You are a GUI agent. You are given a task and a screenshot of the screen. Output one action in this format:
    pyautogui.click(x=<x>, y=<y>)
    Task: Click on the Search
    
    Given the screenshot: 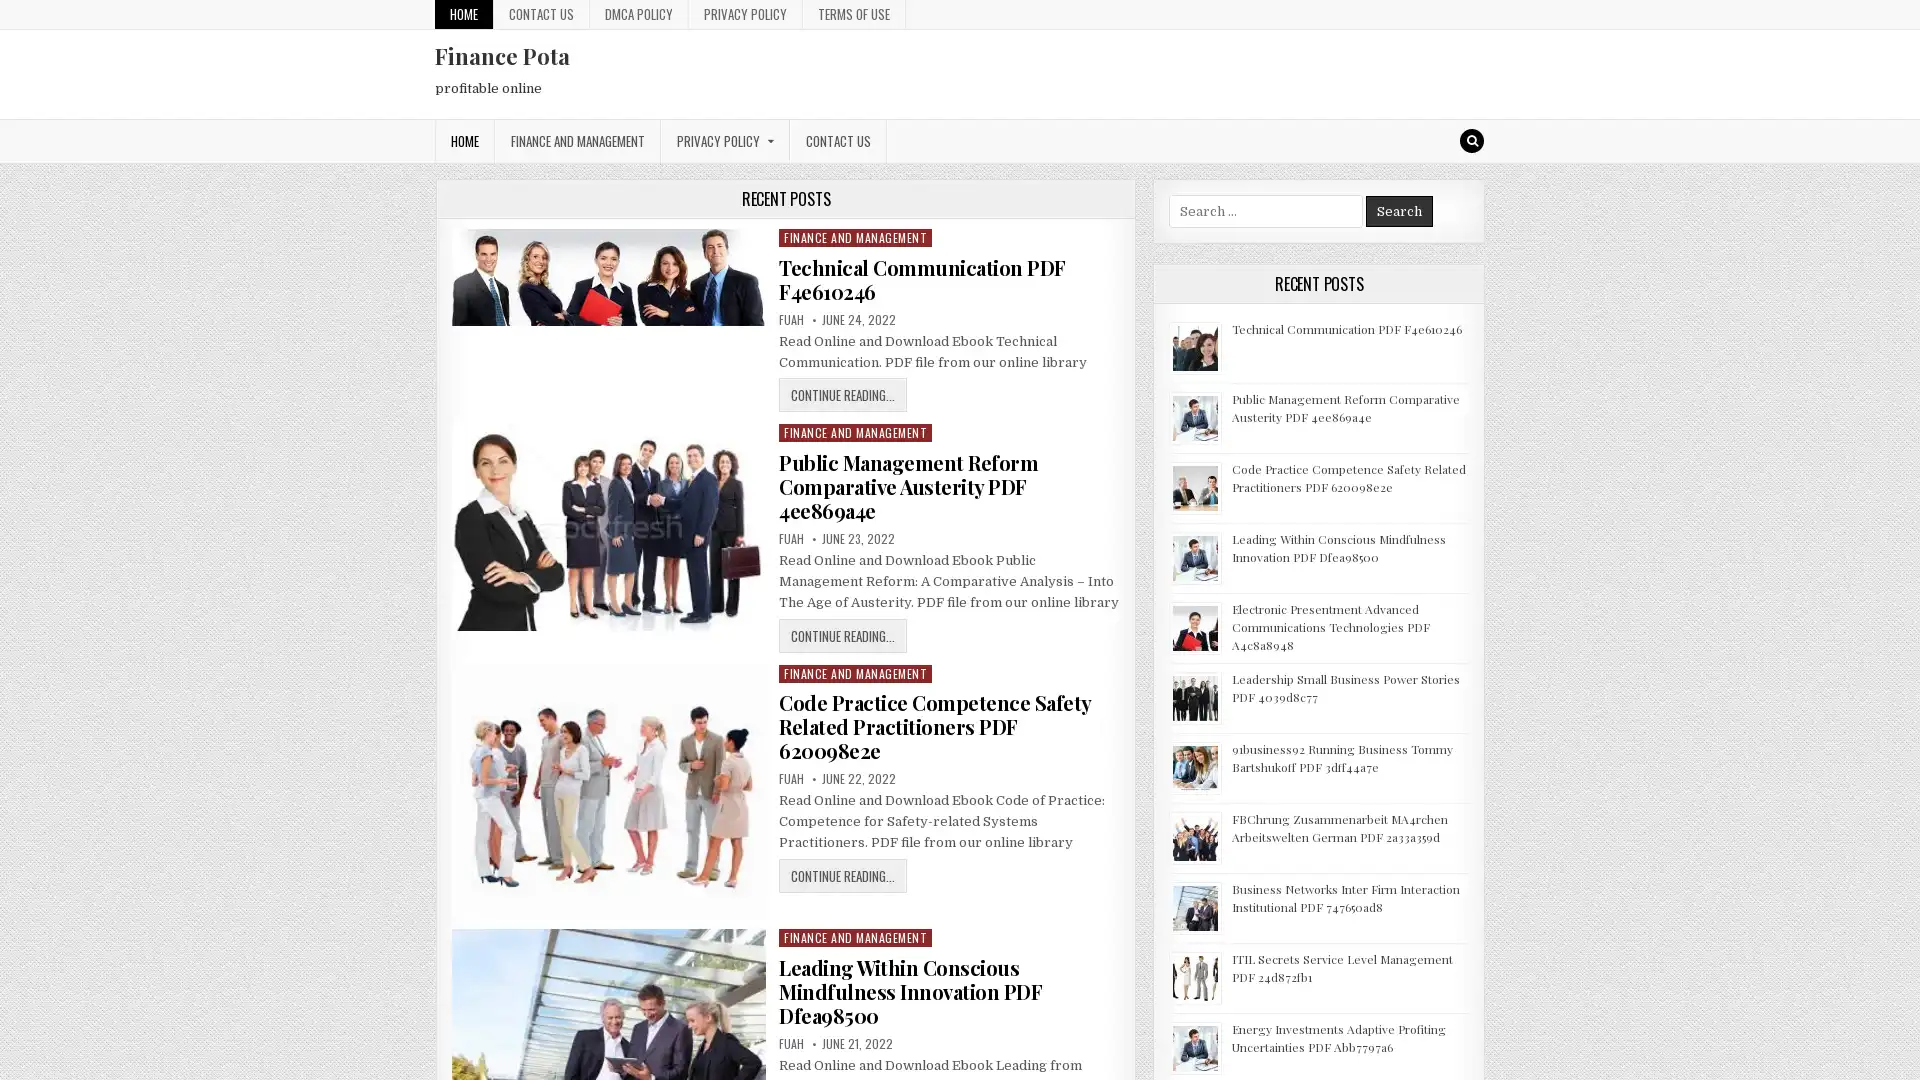 What is the action you would take?
    pyautogui.click(x=1398, y=211)
    